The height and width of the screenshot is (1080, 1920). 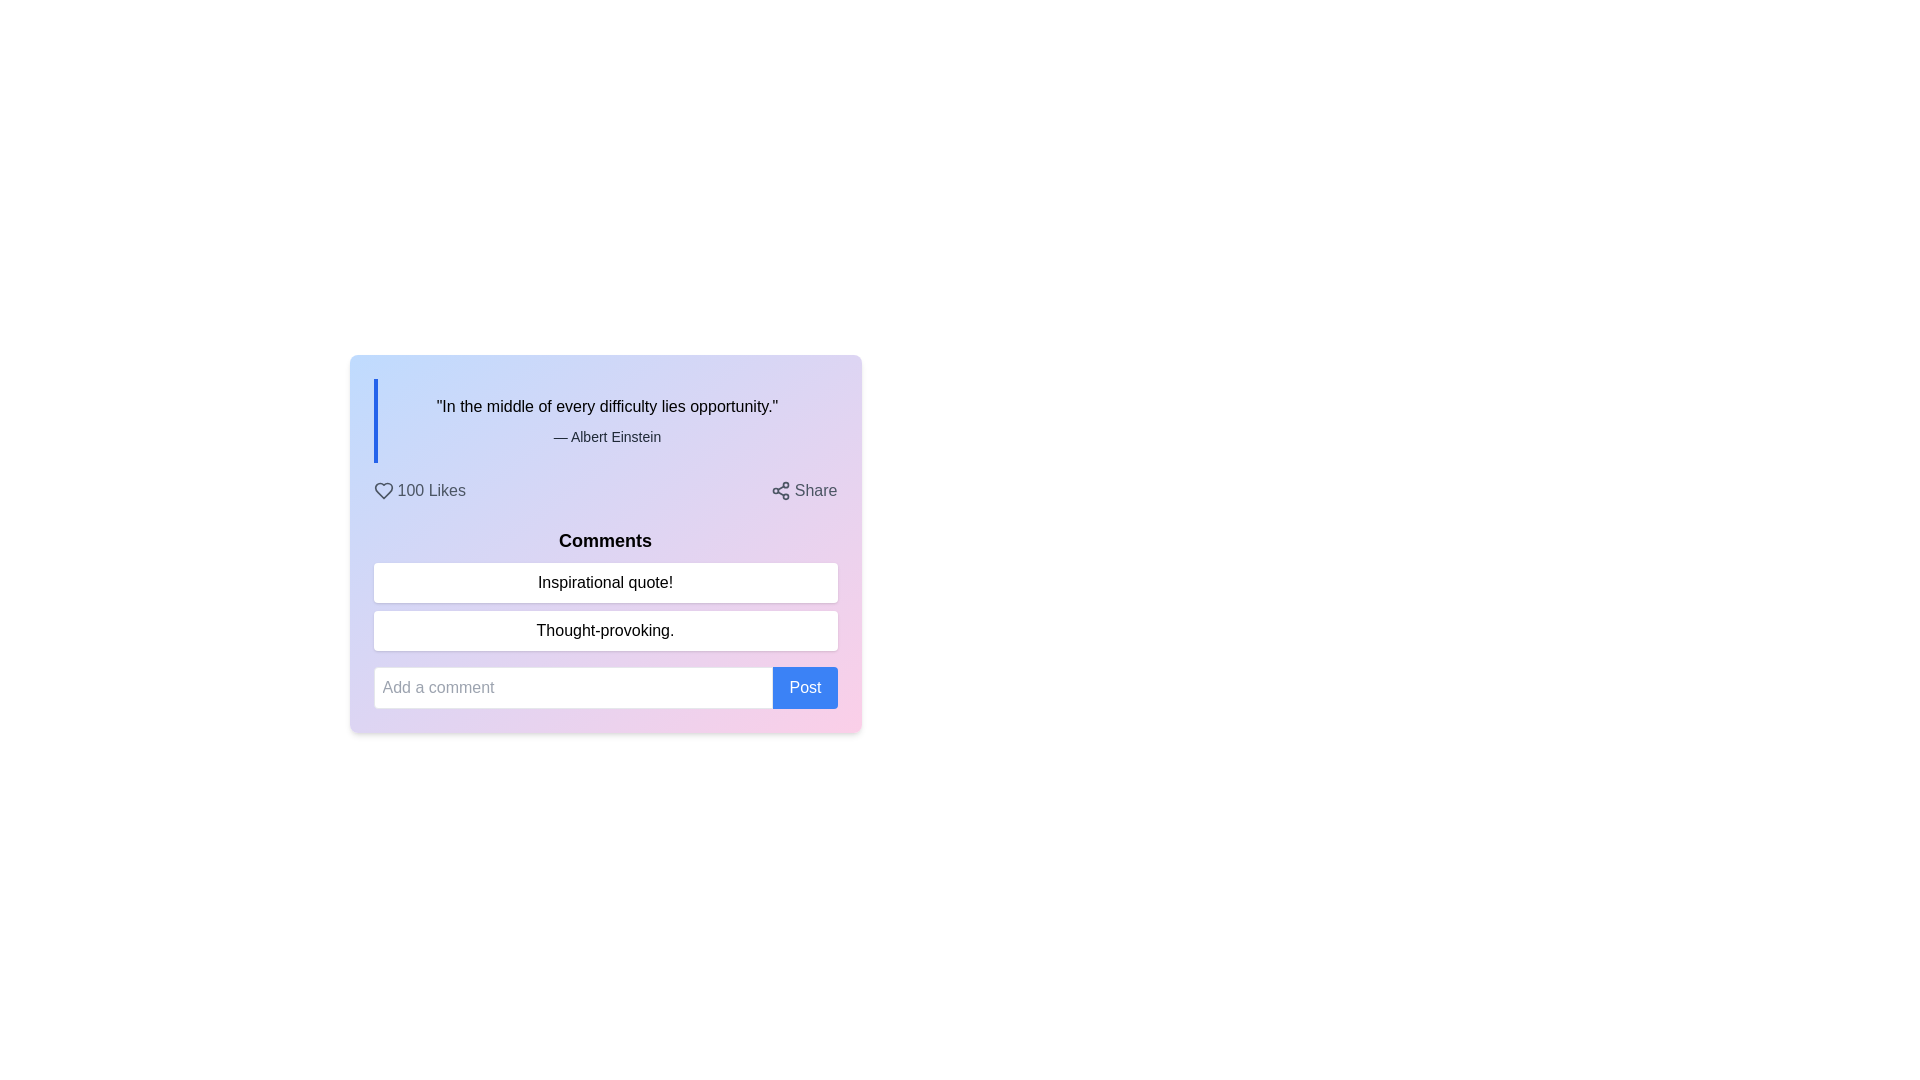 What do you see at coordinates (604, 616) in the screenshot?
I see `the second comment box` at bounding box center [604, 616].